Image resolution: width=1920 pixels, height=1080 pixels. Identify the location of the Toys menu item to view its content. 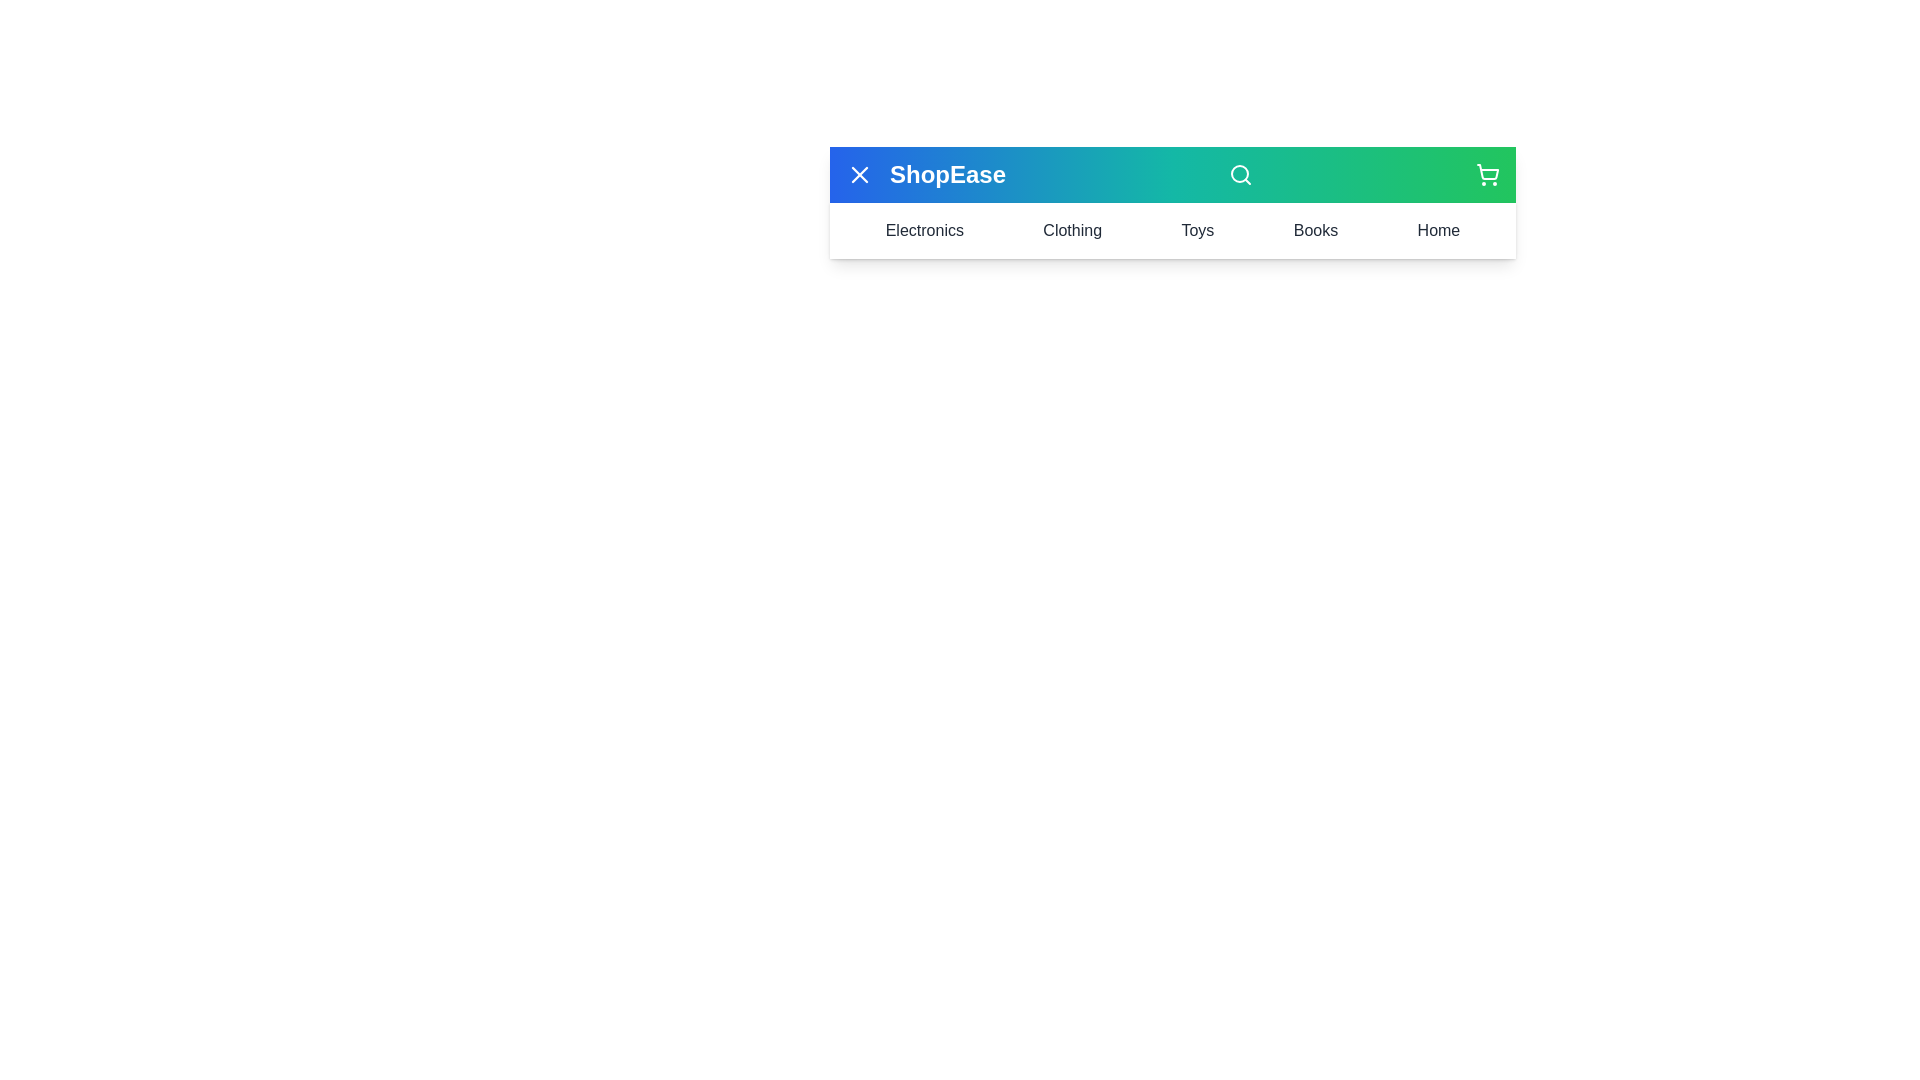
(1198, 230).